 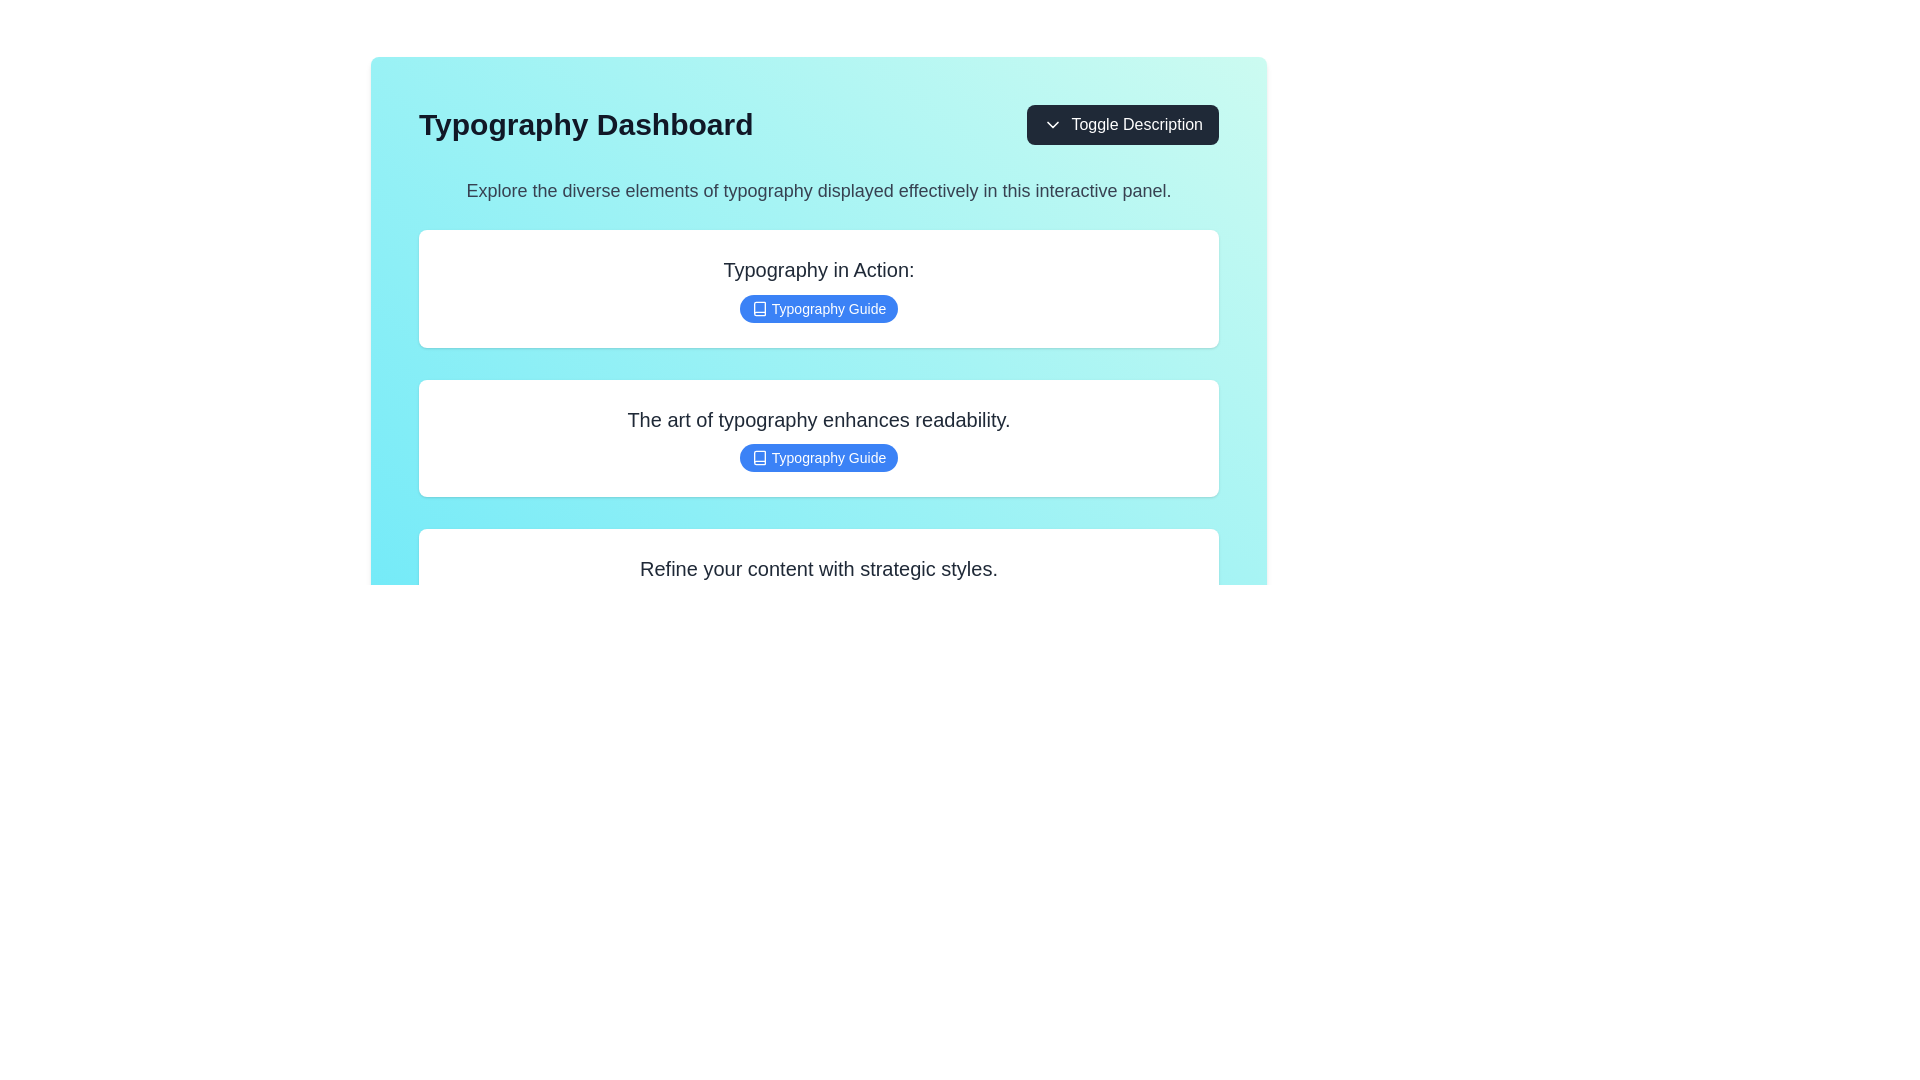 What do you see at coordinates (819, 308) in the screenshot?
I see `the button that serves as a reference or link to a guide about typography located in the 'Typography in Action:' section, positioned near the center right of the section title` at bounding box center [819, 308].